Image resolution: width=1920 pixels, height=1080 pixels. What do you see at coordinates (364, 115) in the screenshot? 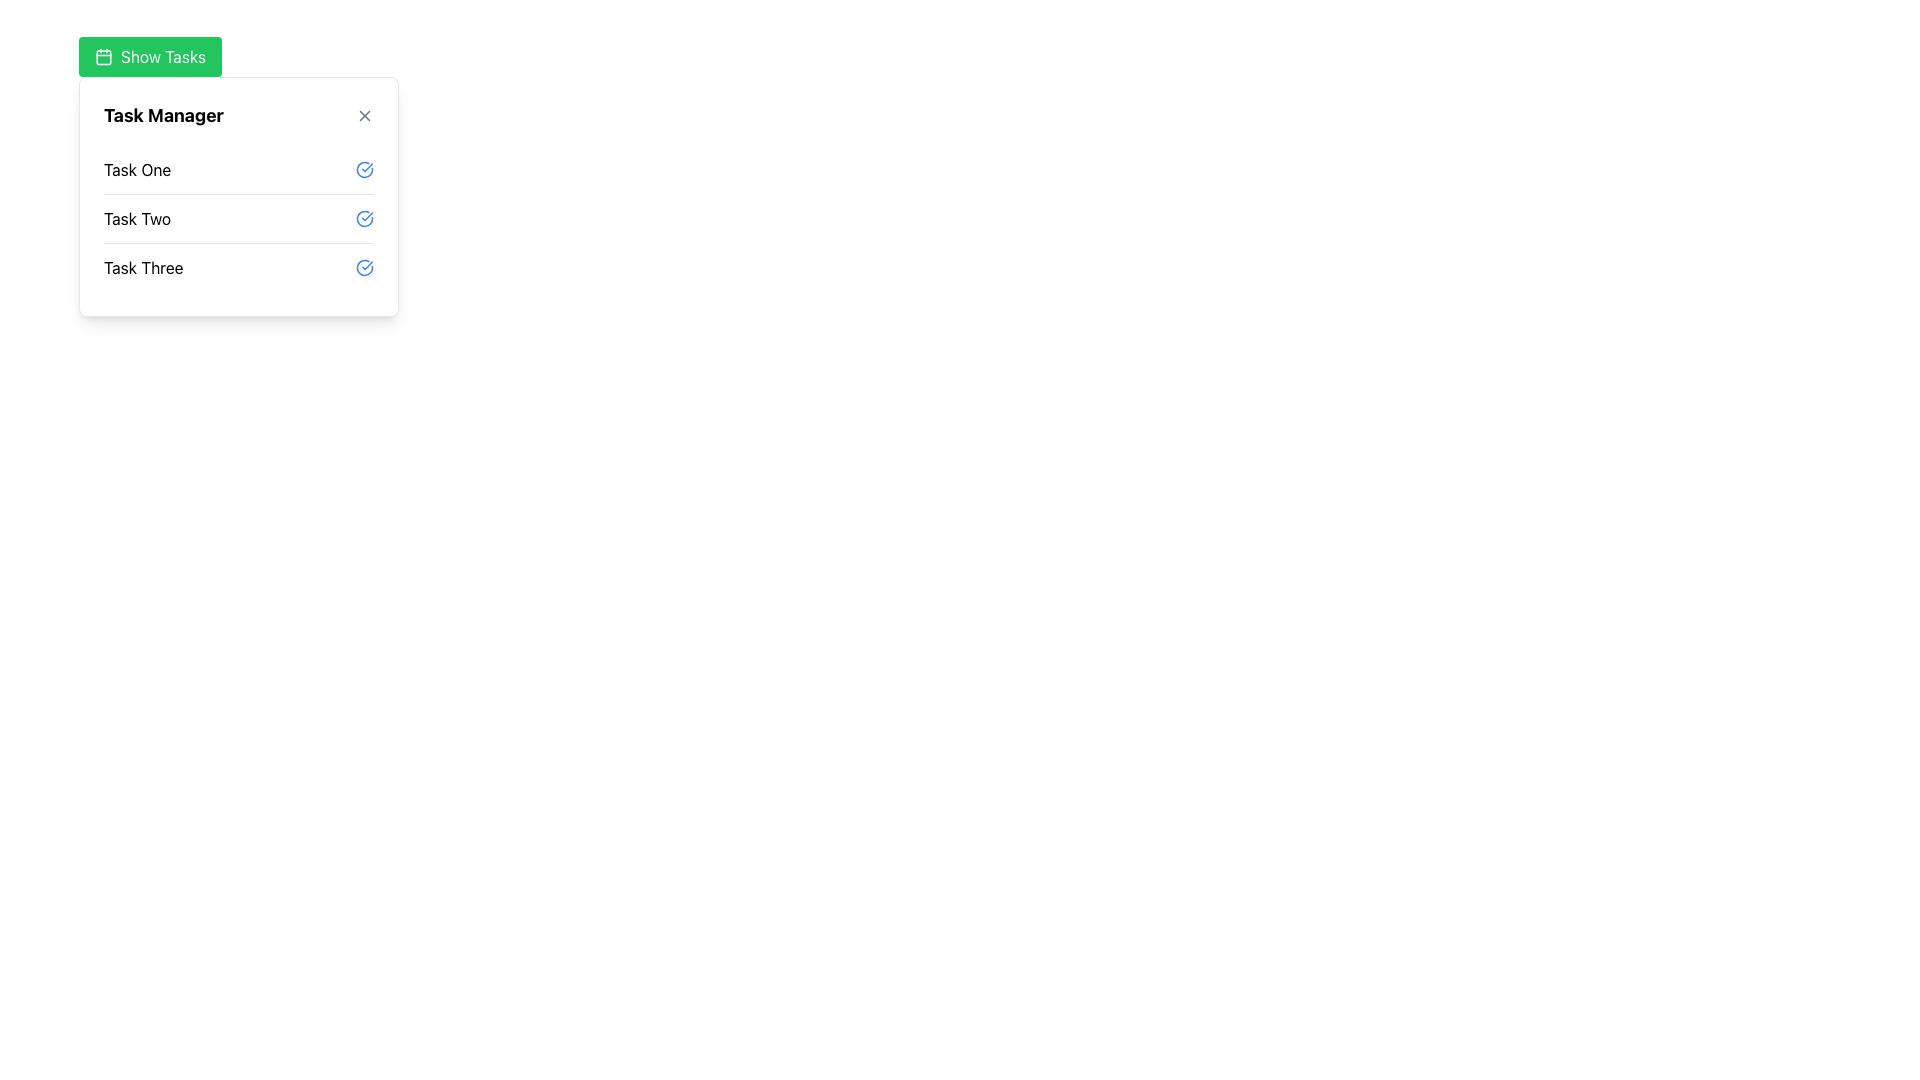
I see `the close icon located in the top-right region of the 'Task Manager' card` at bounding box center [364, 115].